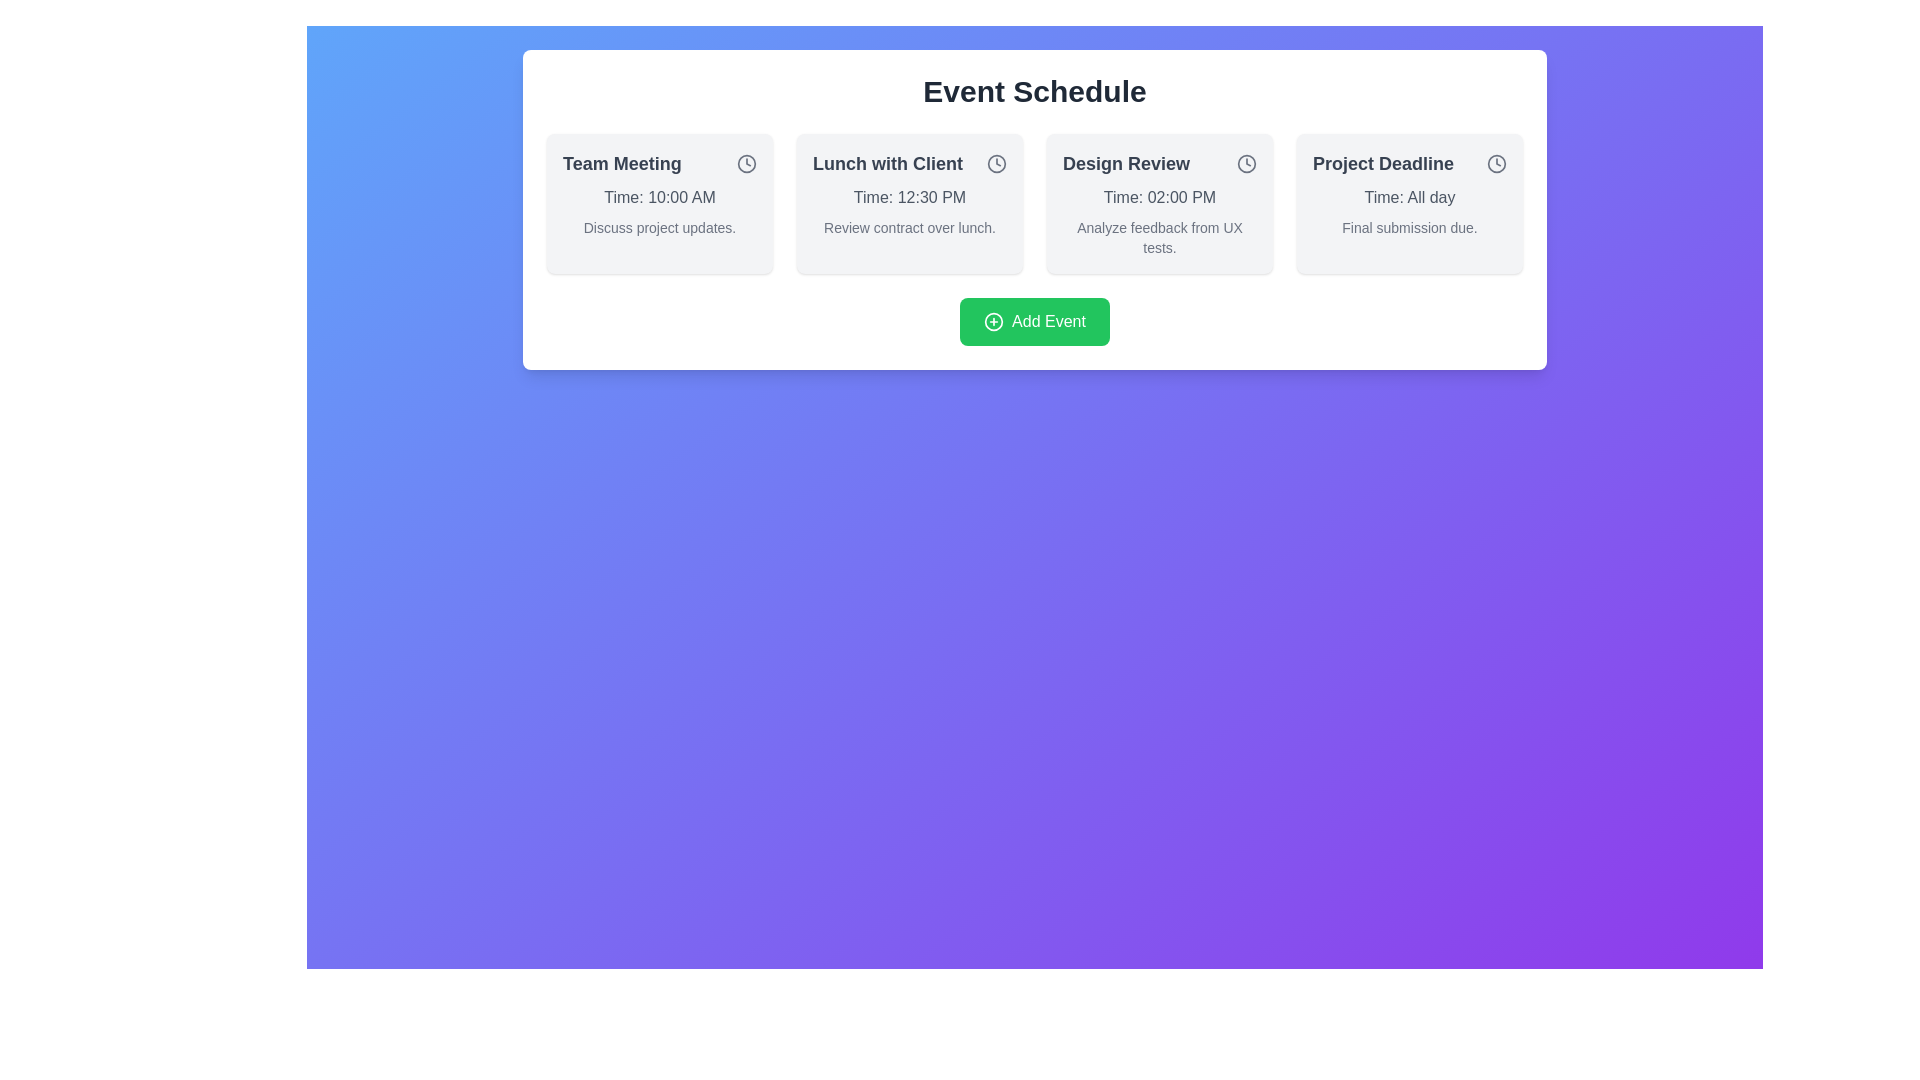 The width and height of the screenshot is (1920, 1080). What do you see at coordinates (909, 204) in the screenshot?
I see `event details from the informational card located in the middle-right of the interface, which is the second element in a row of four cards` at bounding box center [909, 204].